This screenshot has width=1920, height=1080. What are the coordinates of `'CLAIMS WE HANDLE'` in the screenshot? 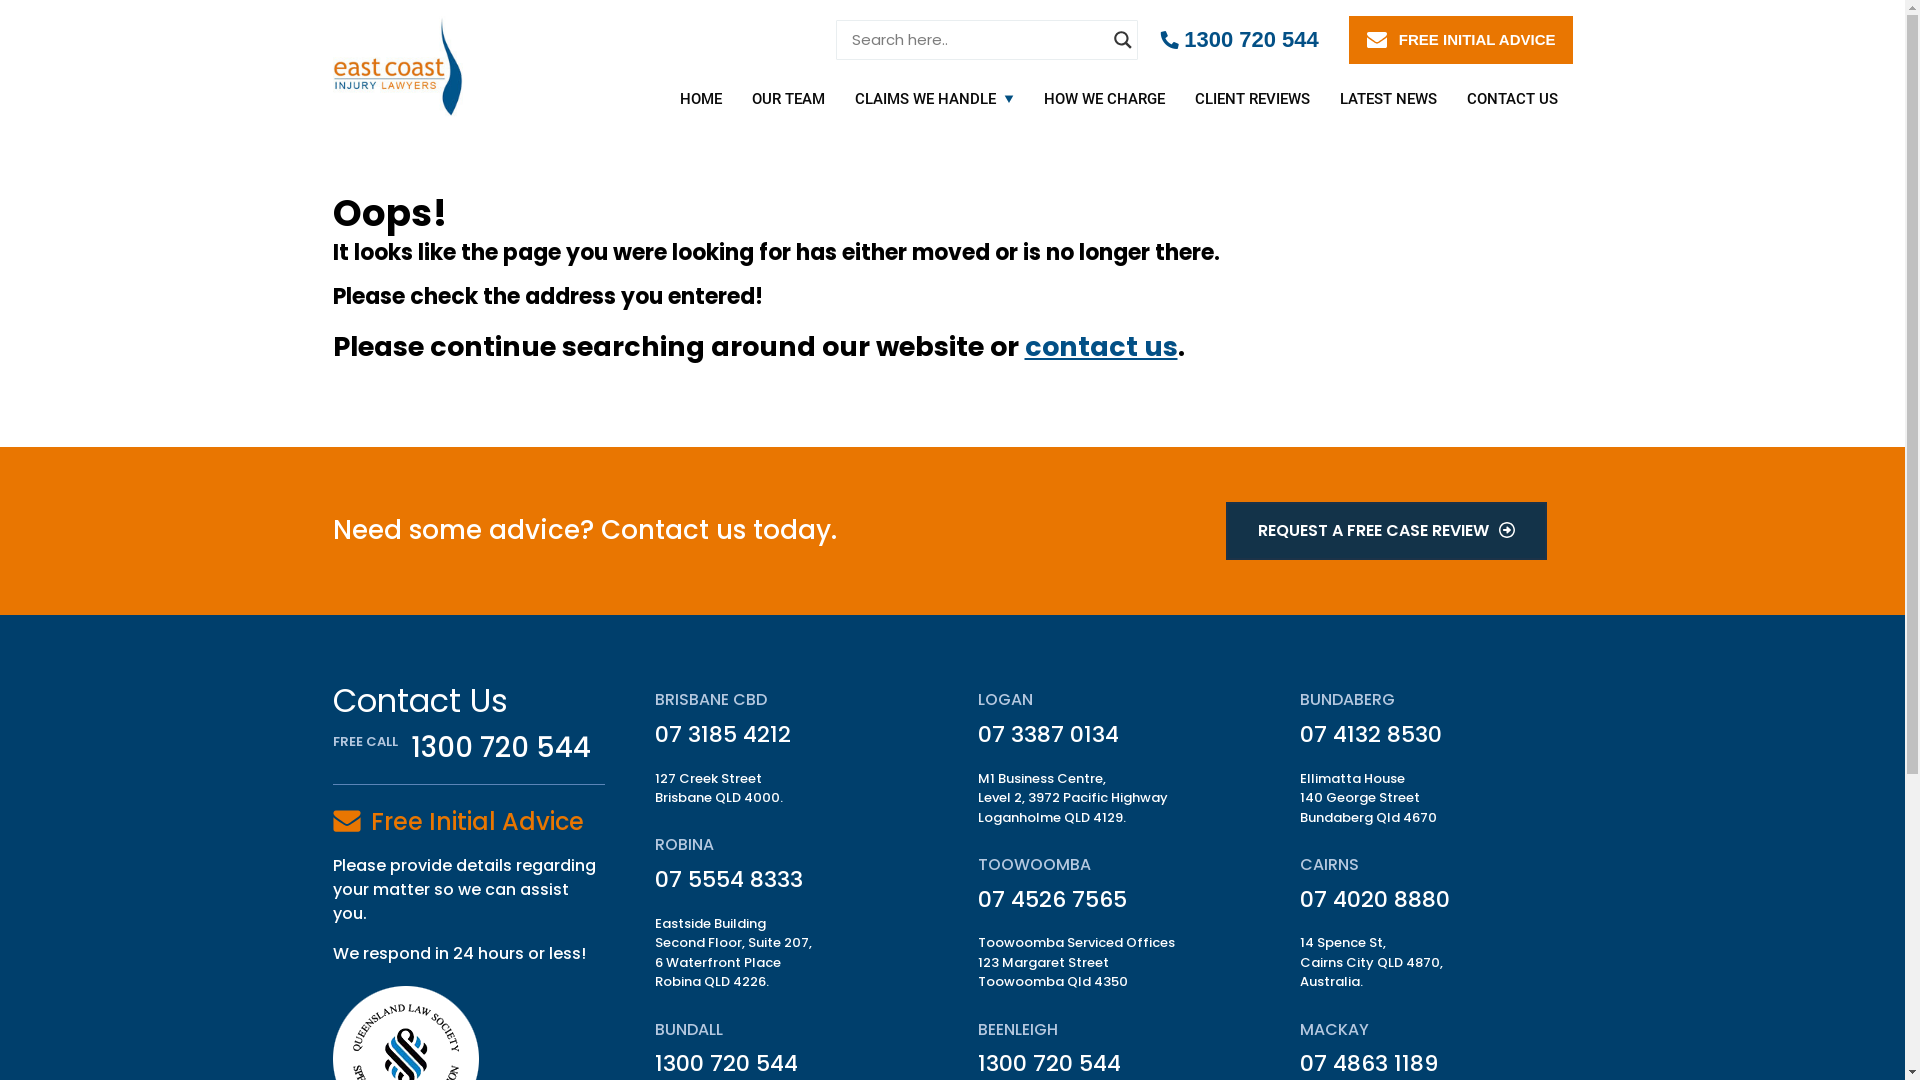 It's located at (925, 99).